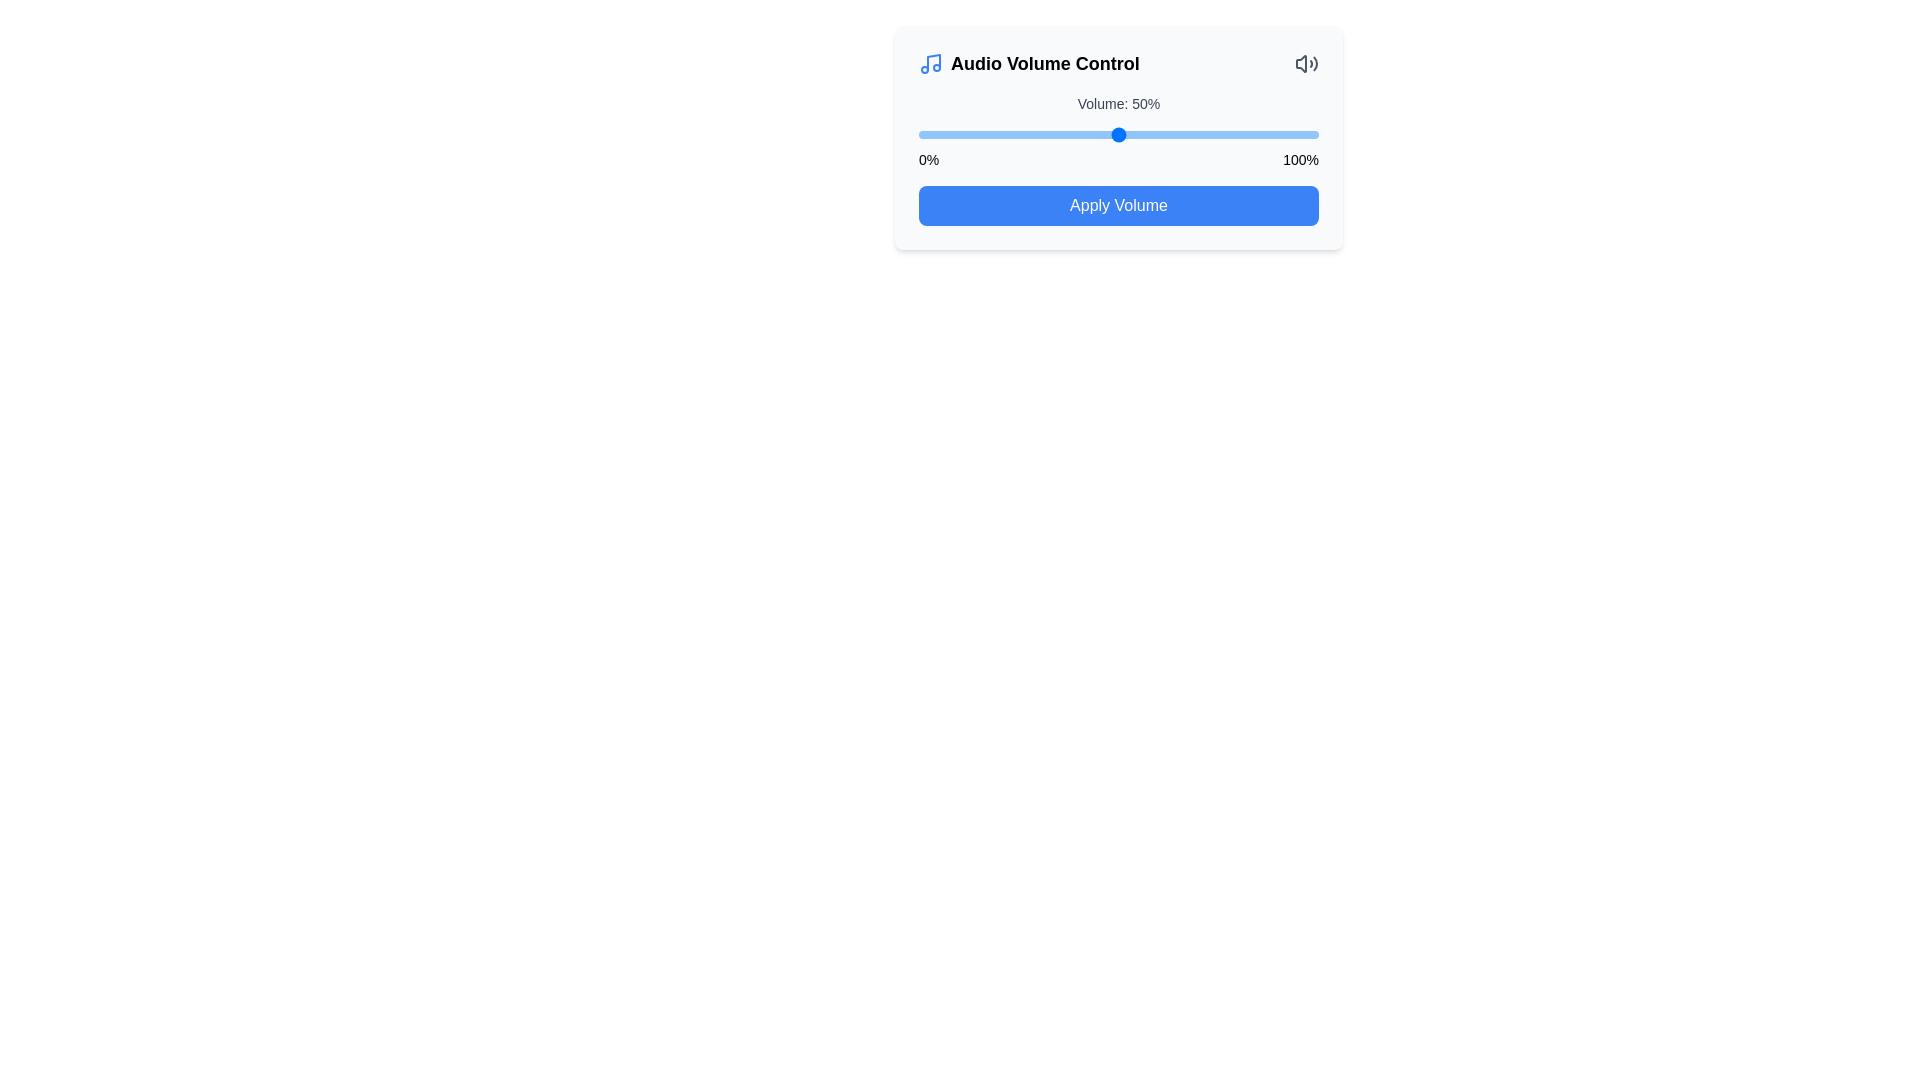 The height and width of the screenshot is (1080, 1920). I want to click on the volume, so click(1134, 135).